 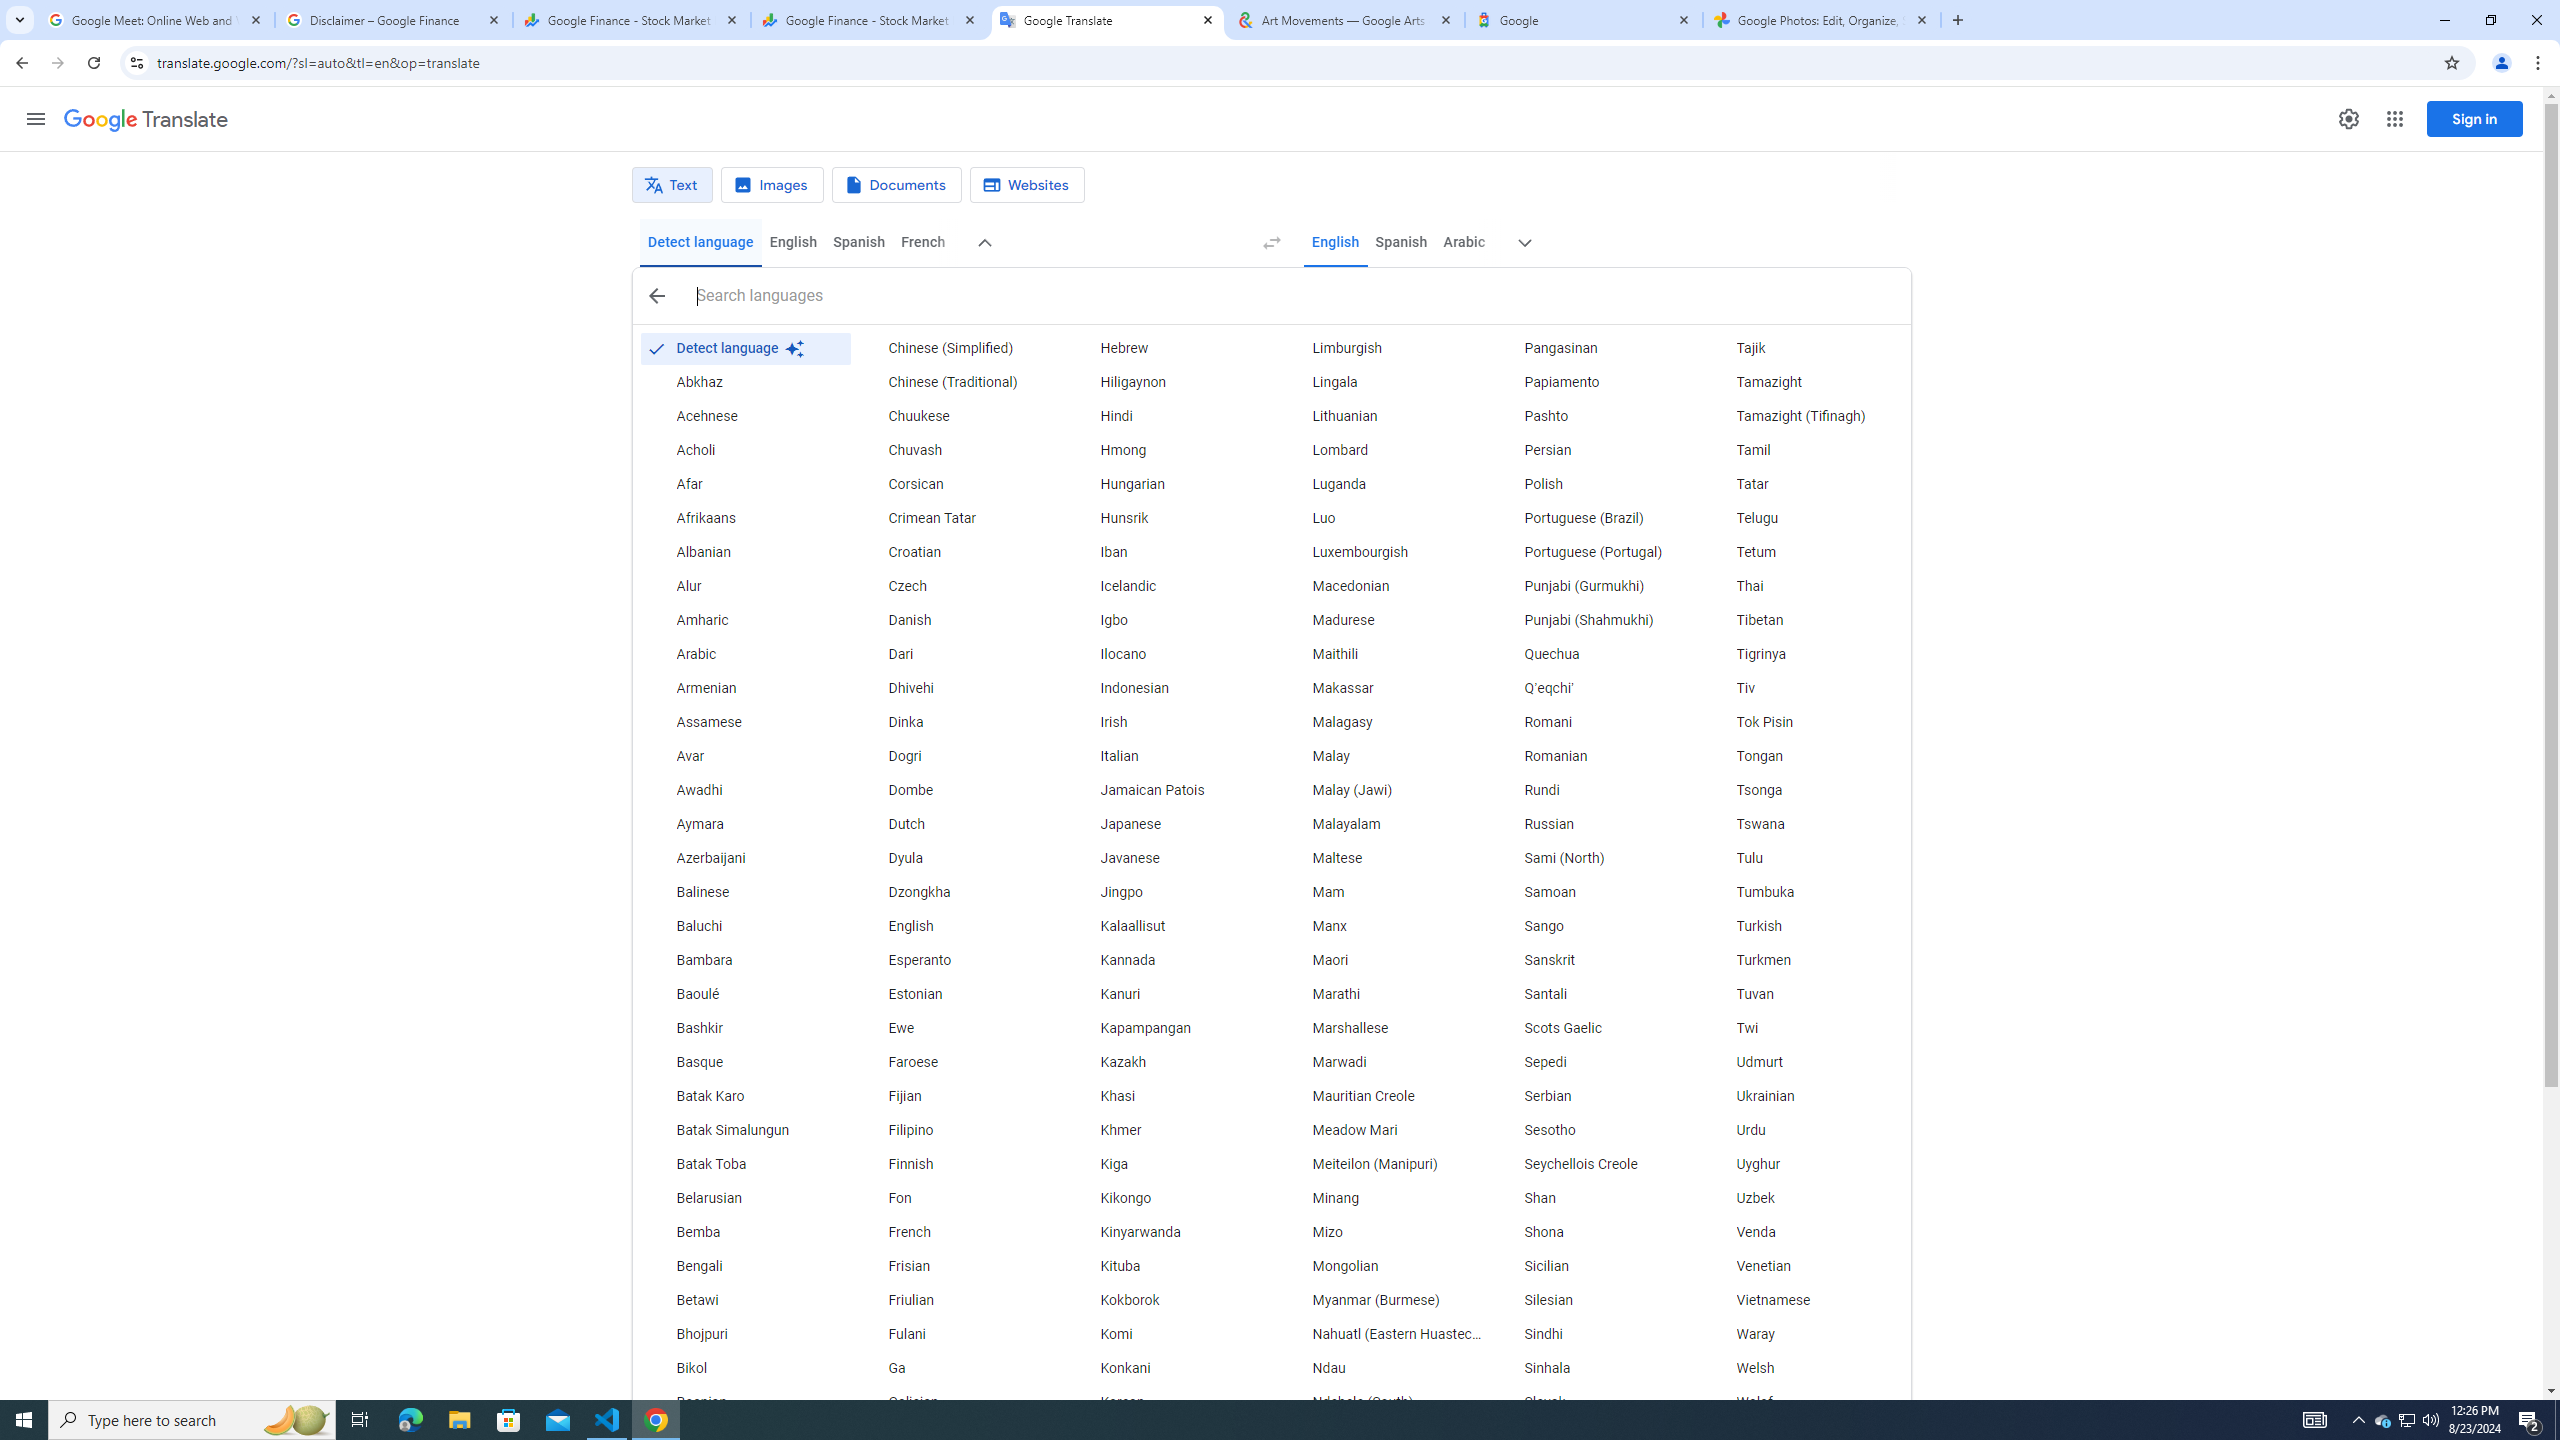 I want to click on 'Maori', so click(x=1381, y=960).